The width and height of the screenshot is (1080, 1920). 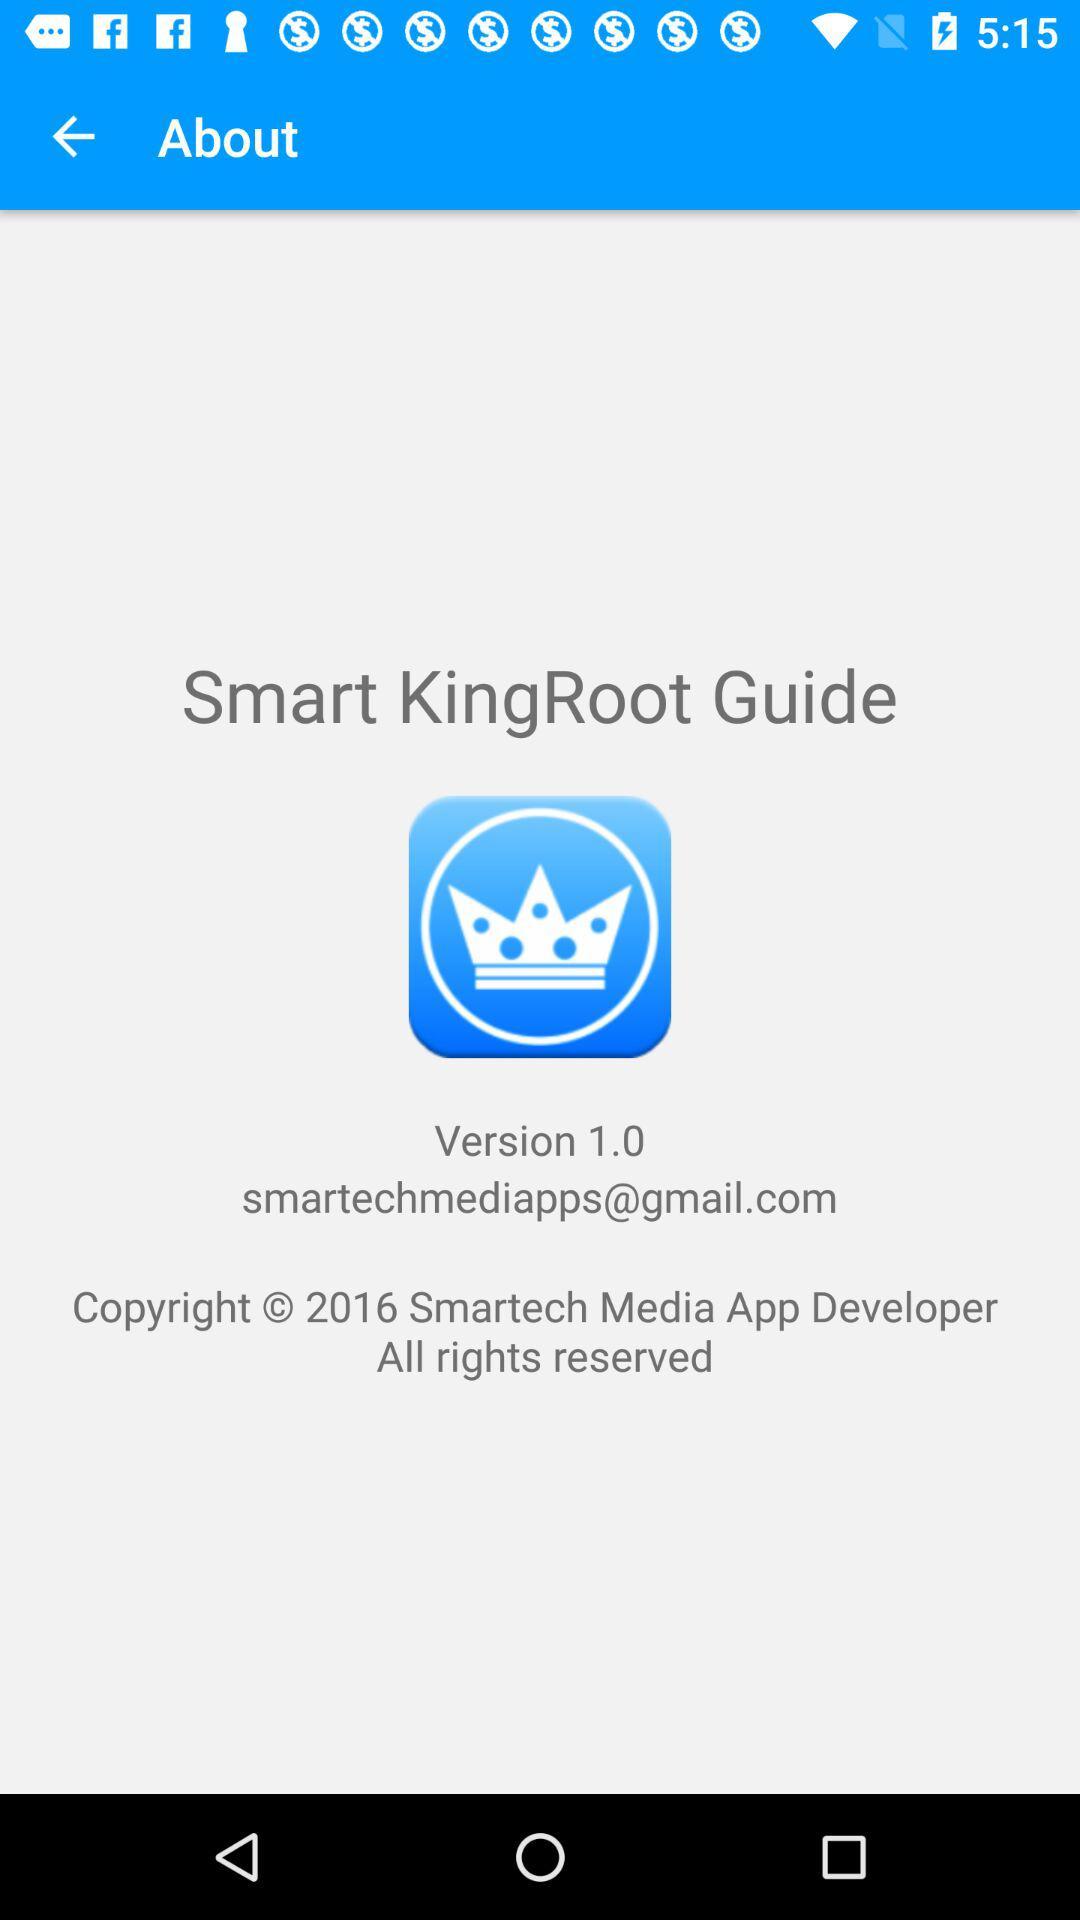 I want to click on icon above copyright 2016 smartech, so click(x=72, y=135).